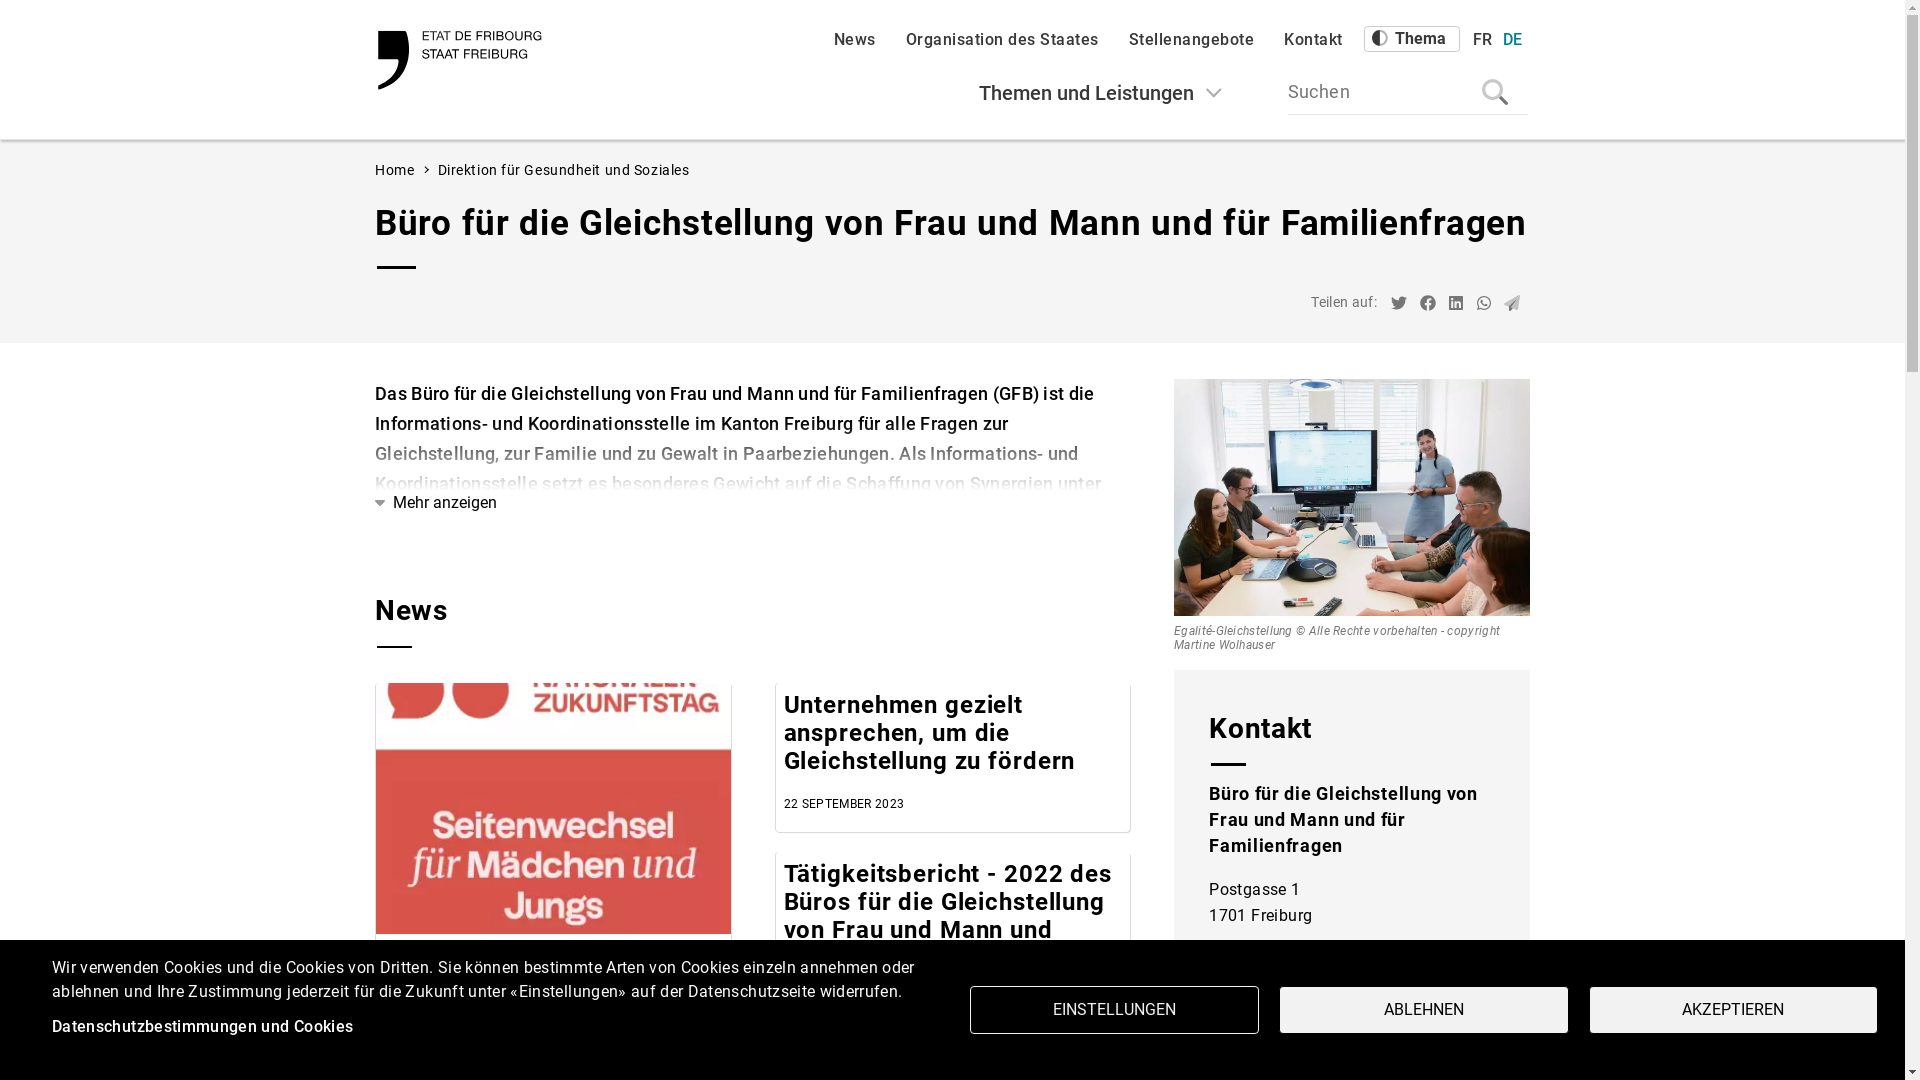 The image size is (1920, 1080). Describe the element at coordinates (1313, 39) in the screenshot. I see `'Kontakt'` at that location.